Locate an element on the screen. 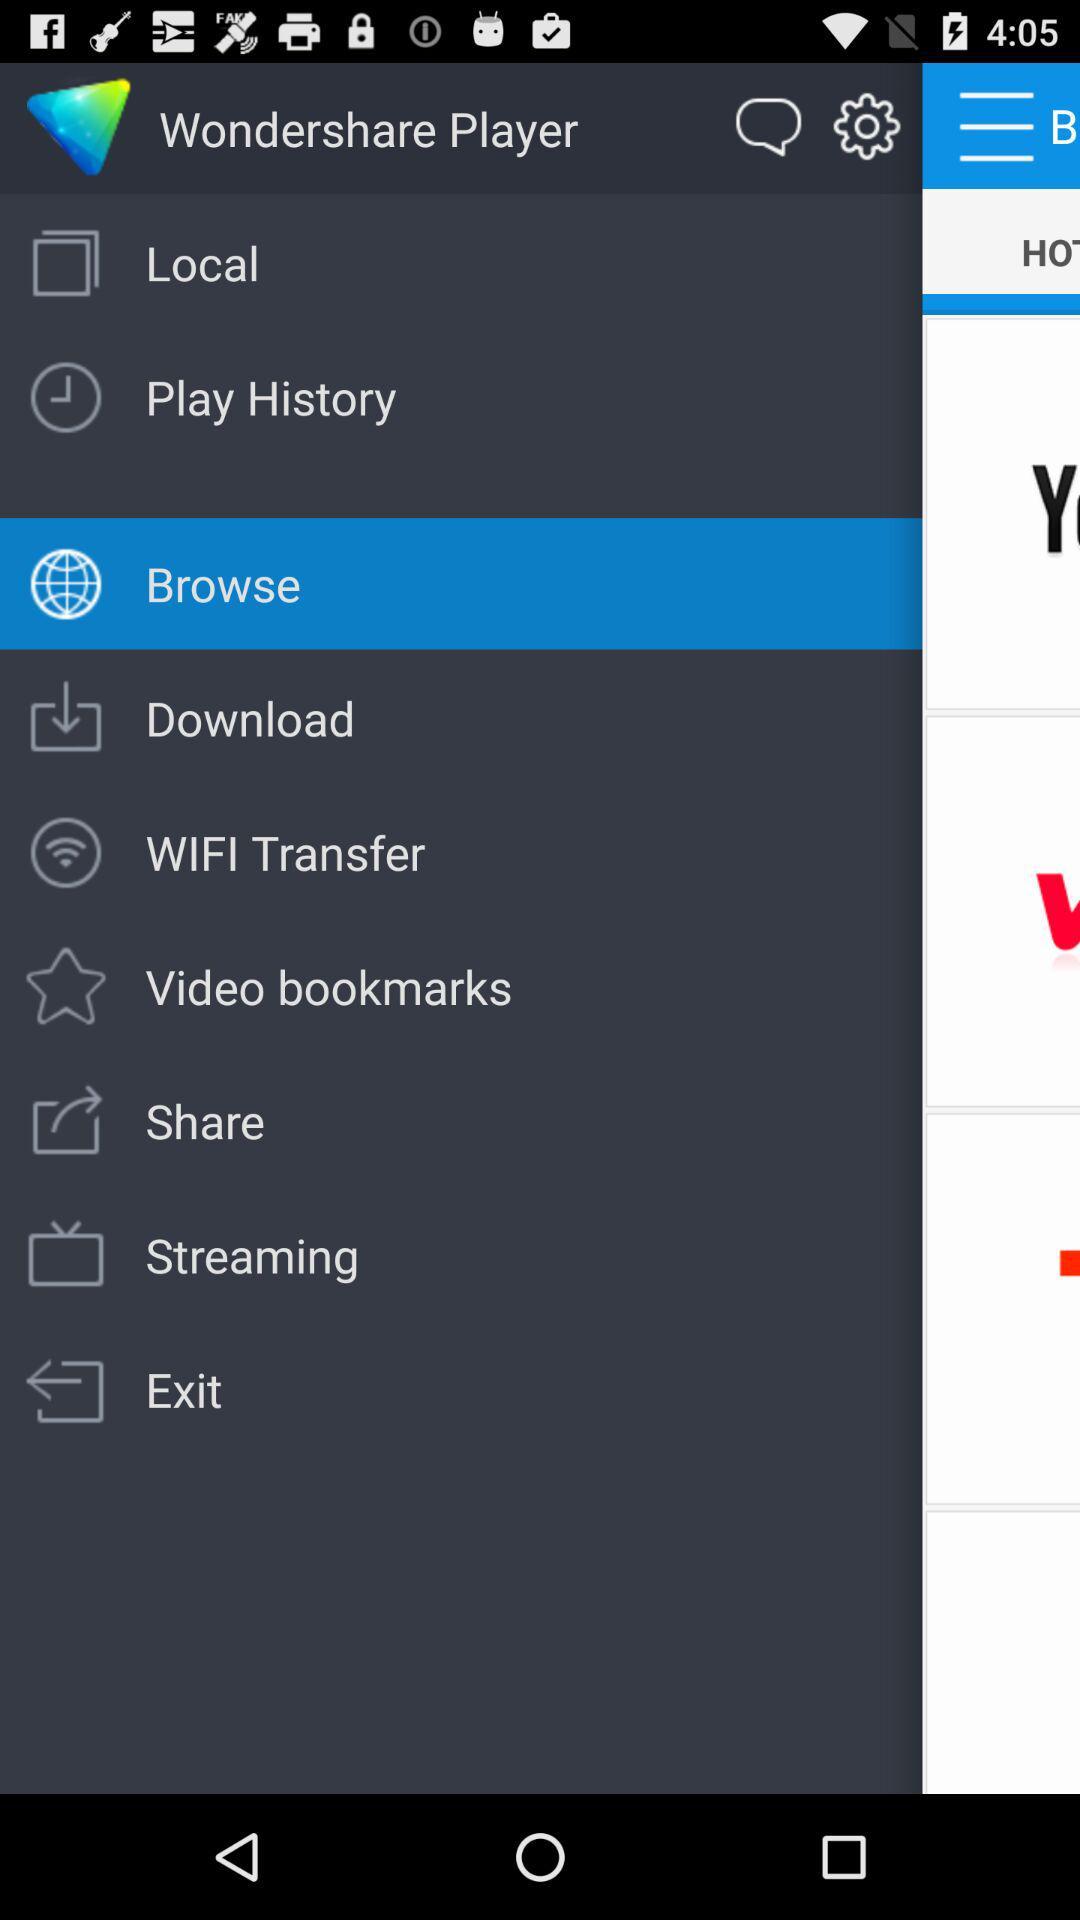 This screenshot has width=1080, height=1920. the image at the left top corner of the page is located at coordinates (78, 128).